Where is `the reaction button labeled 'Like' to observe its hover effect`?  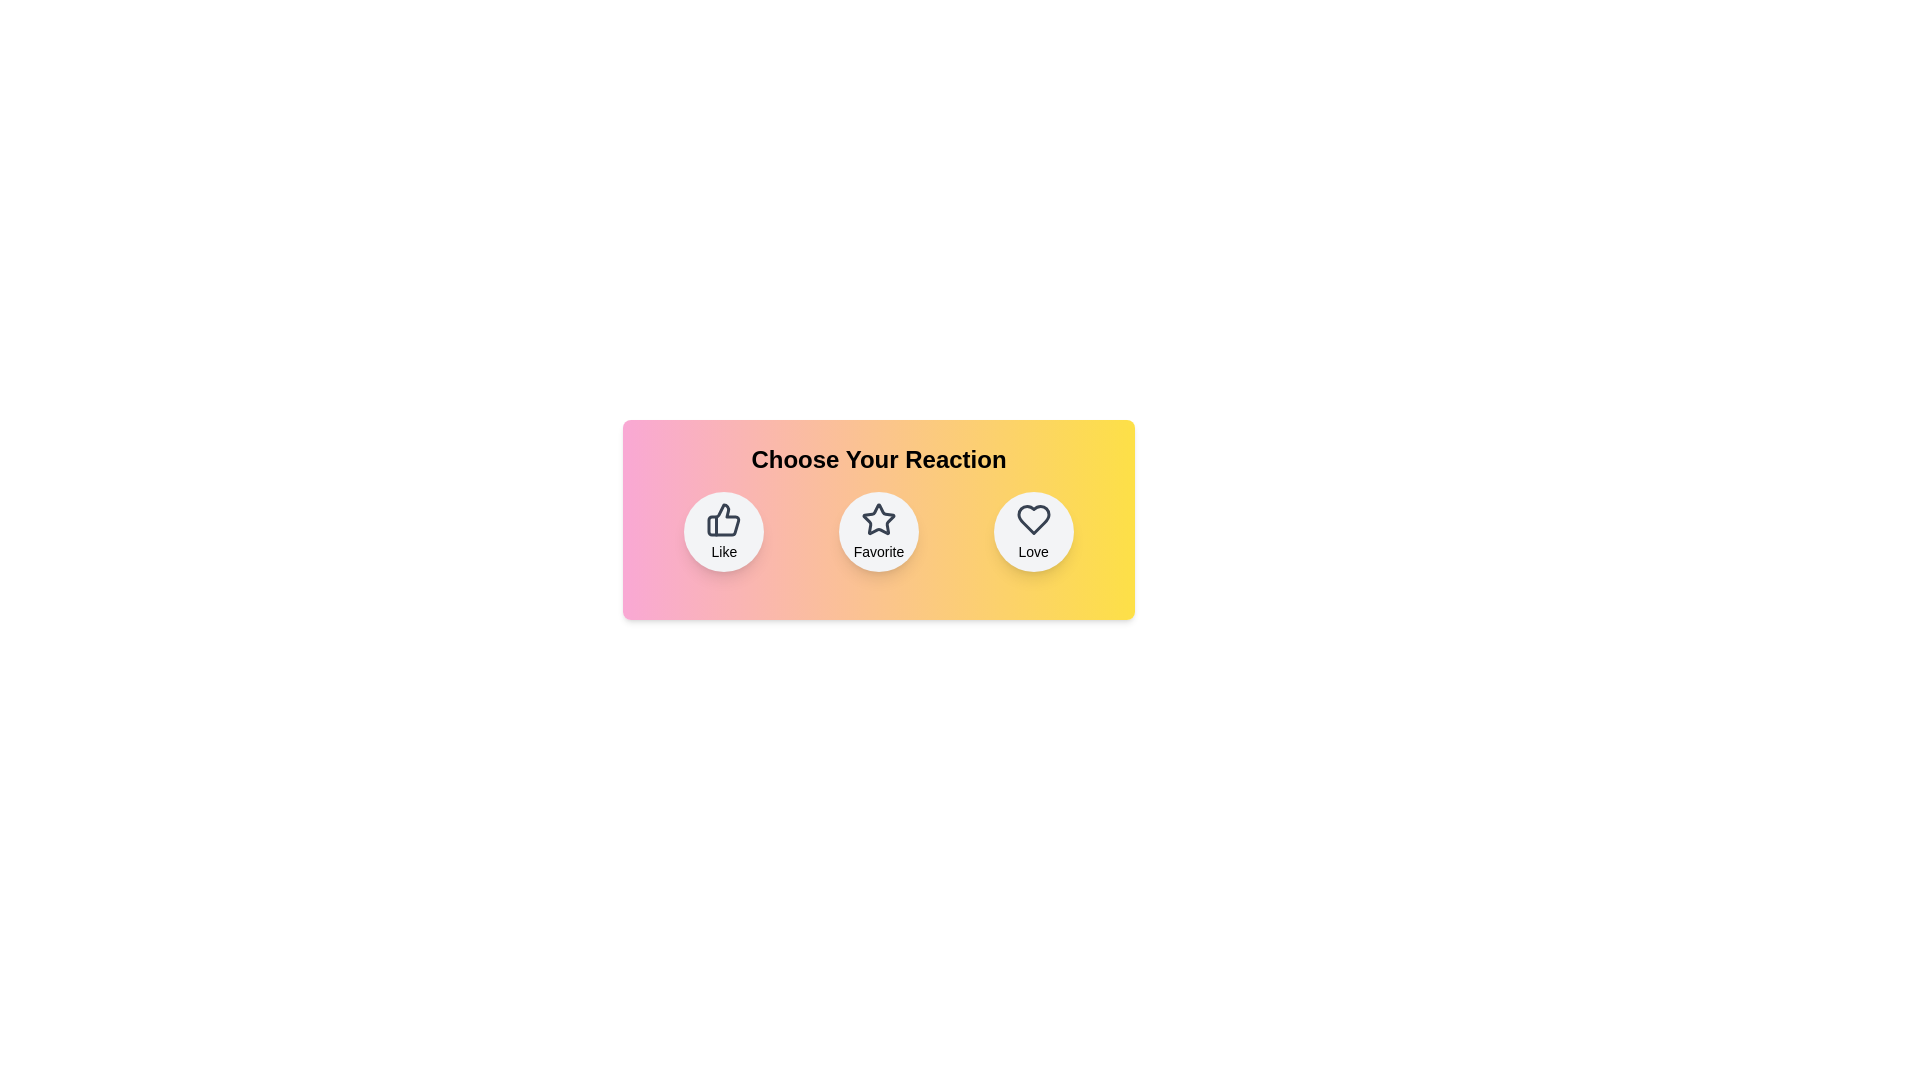 the reaction button labeled 'Like' to observe its hover effect is located at coordinates (723, 531).